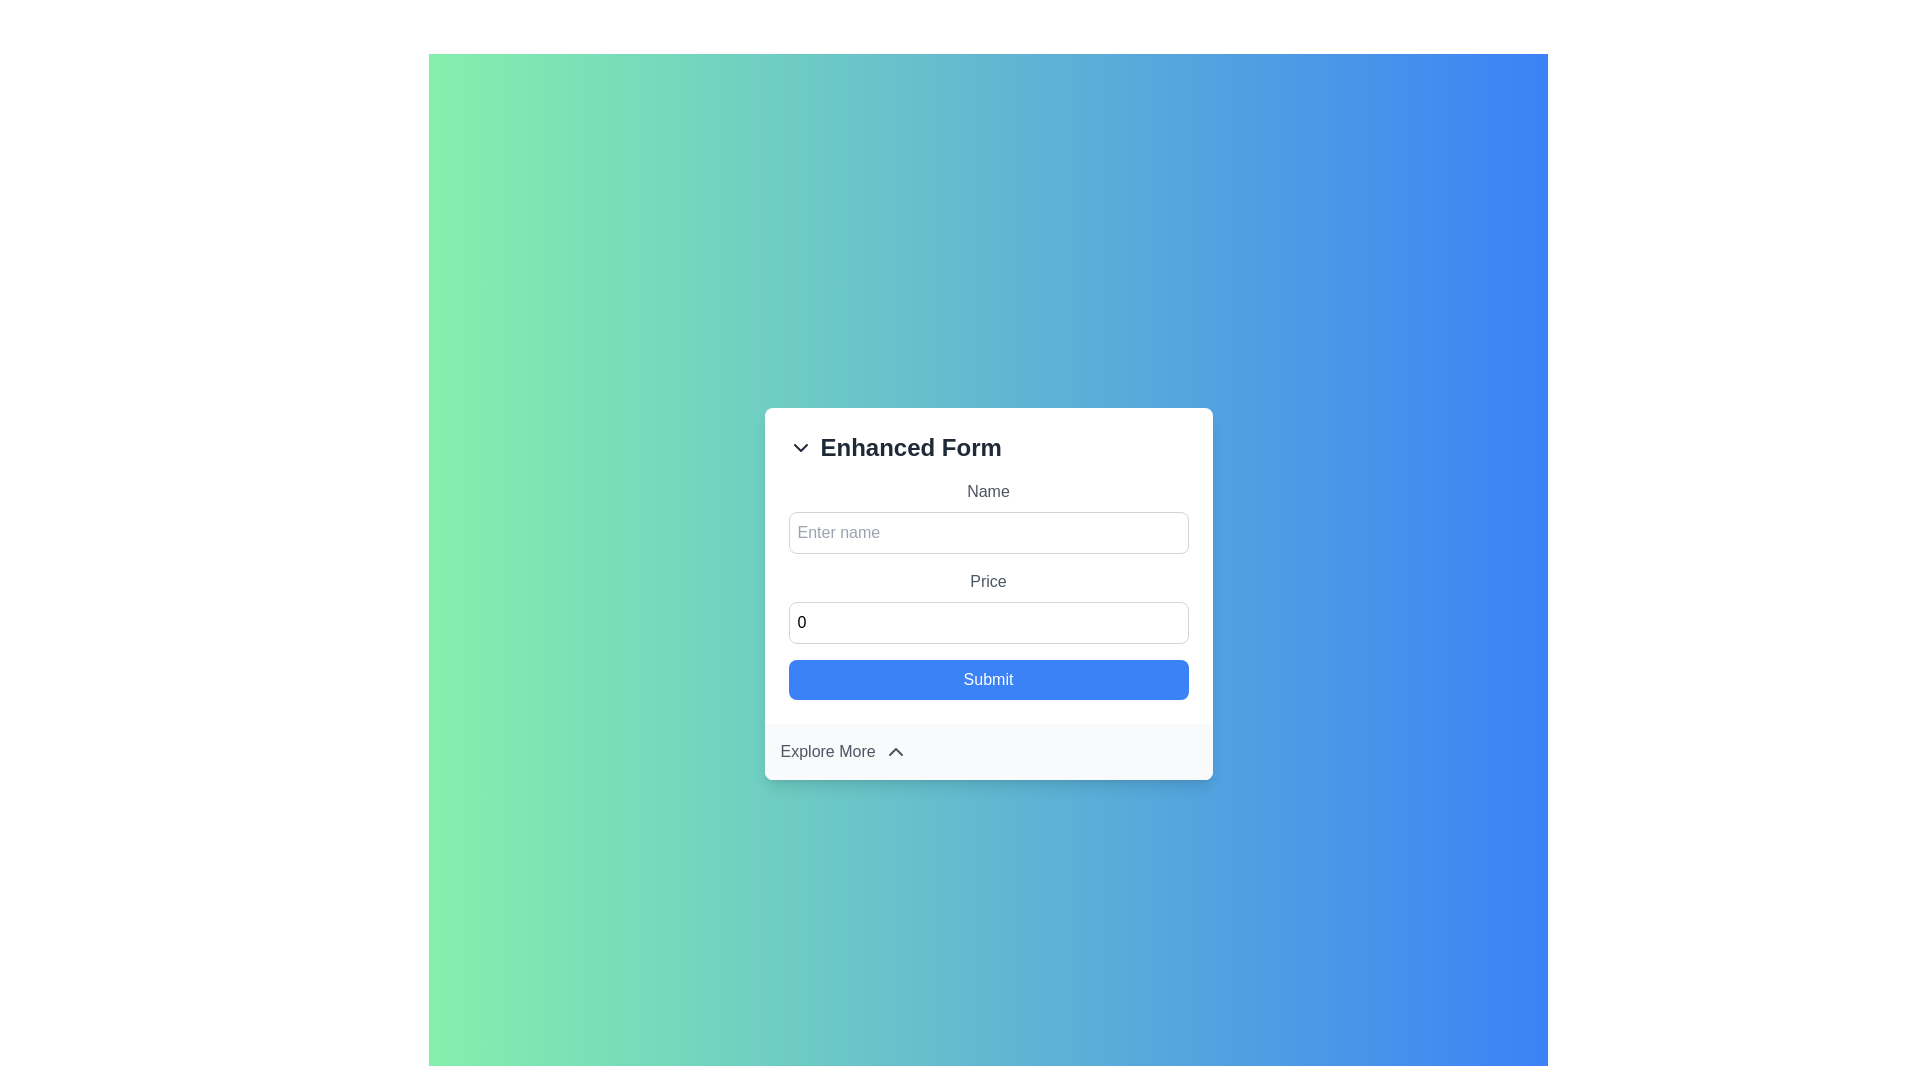 Image resolution: width=1920 pixels, height=1080 pixels. I want to click on the 'Price' number input field to focus on it for user input, so click(988, 605).